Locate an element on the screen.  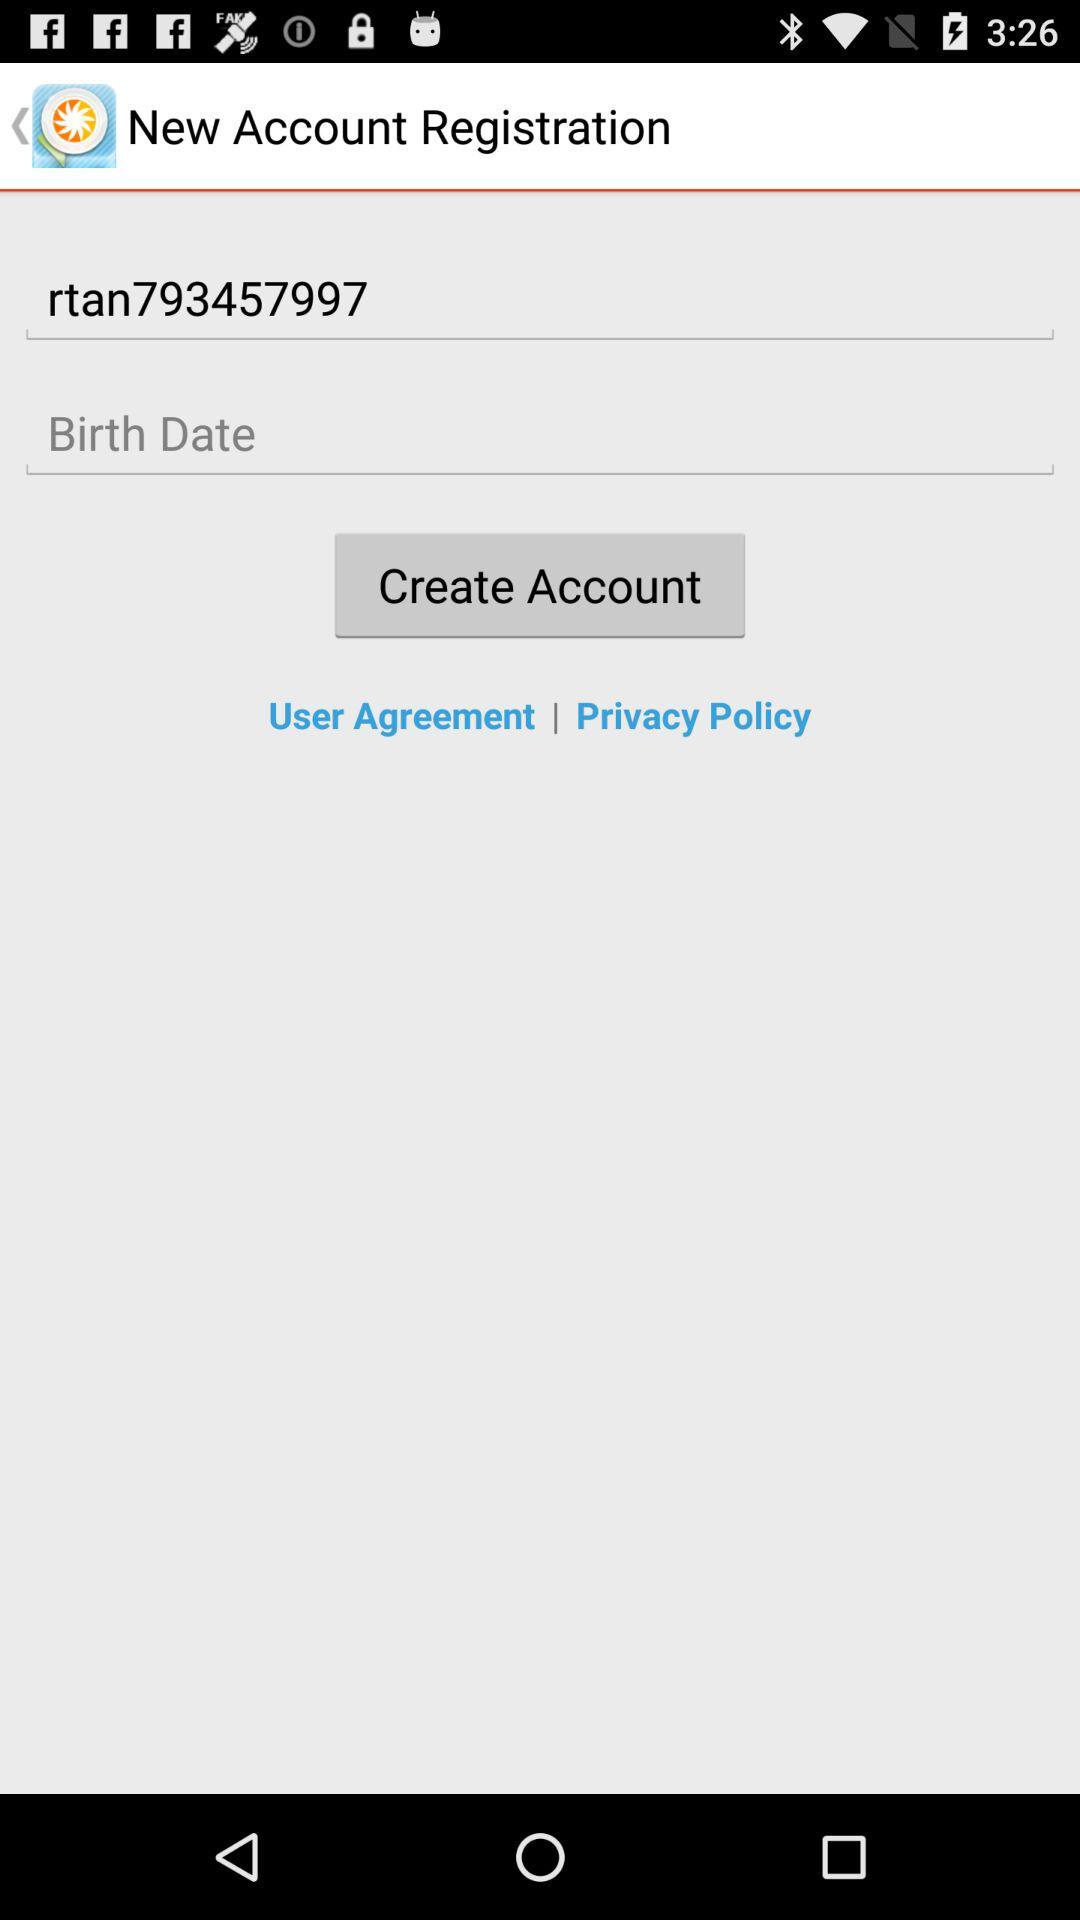
birth date input field is located at coordinates (540, 432).